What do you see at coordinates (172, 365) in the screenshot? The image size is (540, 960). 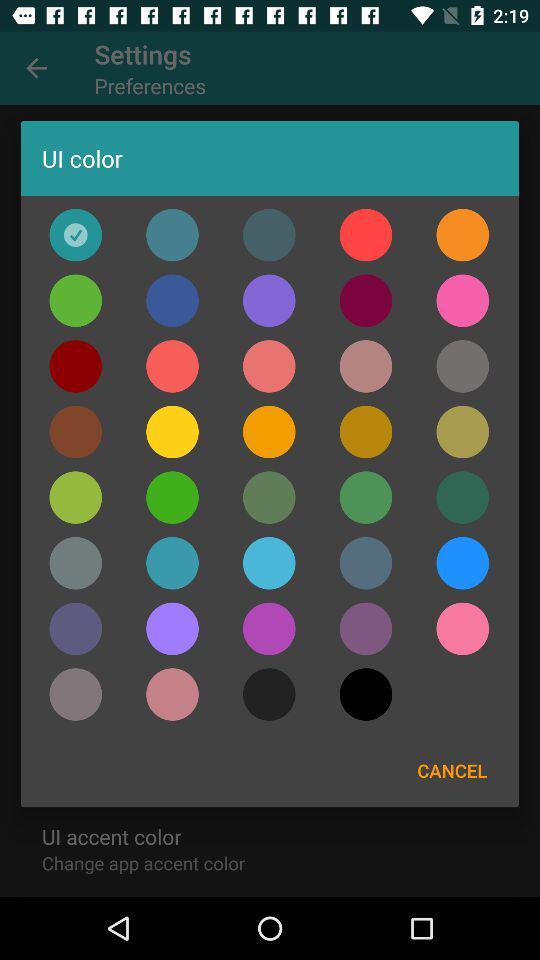 I see `ui color pink` at bounding box center [172, 365].